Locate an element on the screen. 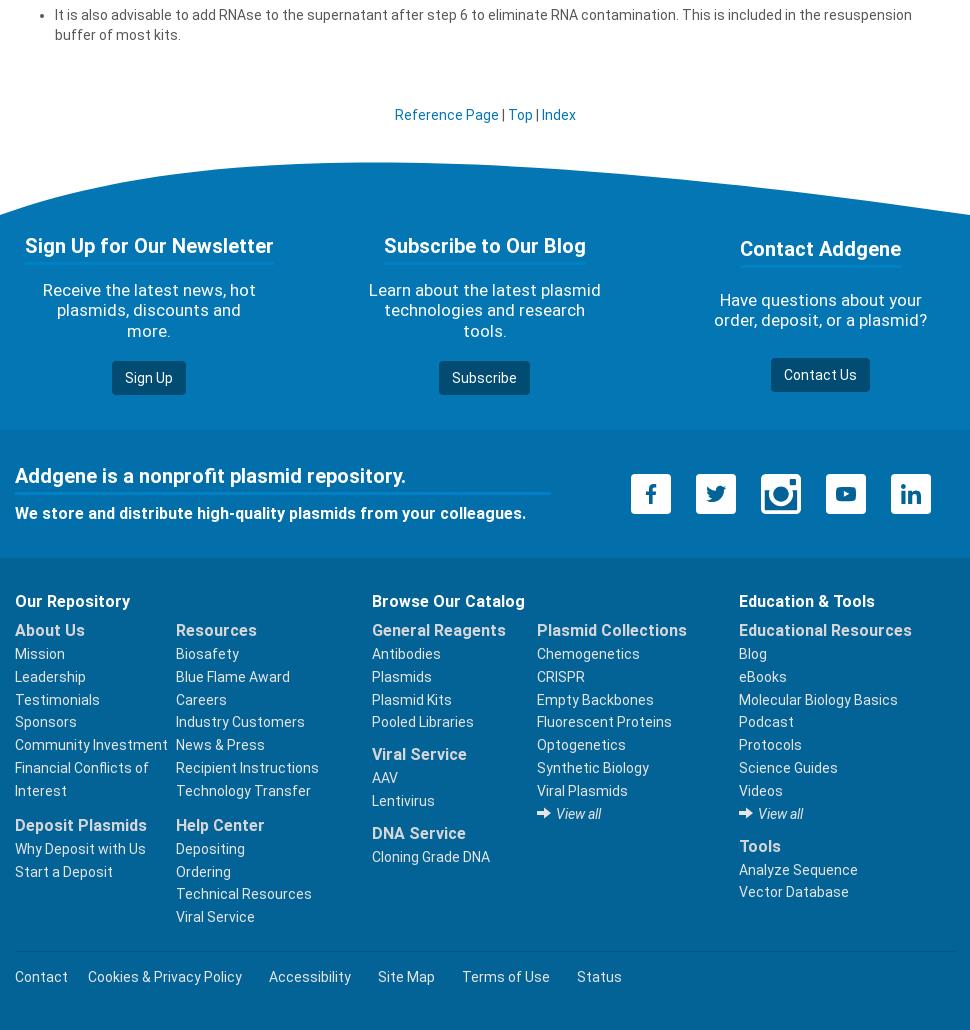 This screenshot has width=970, height=1030. 'Analyze Sequence' is located at coordinates (736, 869).